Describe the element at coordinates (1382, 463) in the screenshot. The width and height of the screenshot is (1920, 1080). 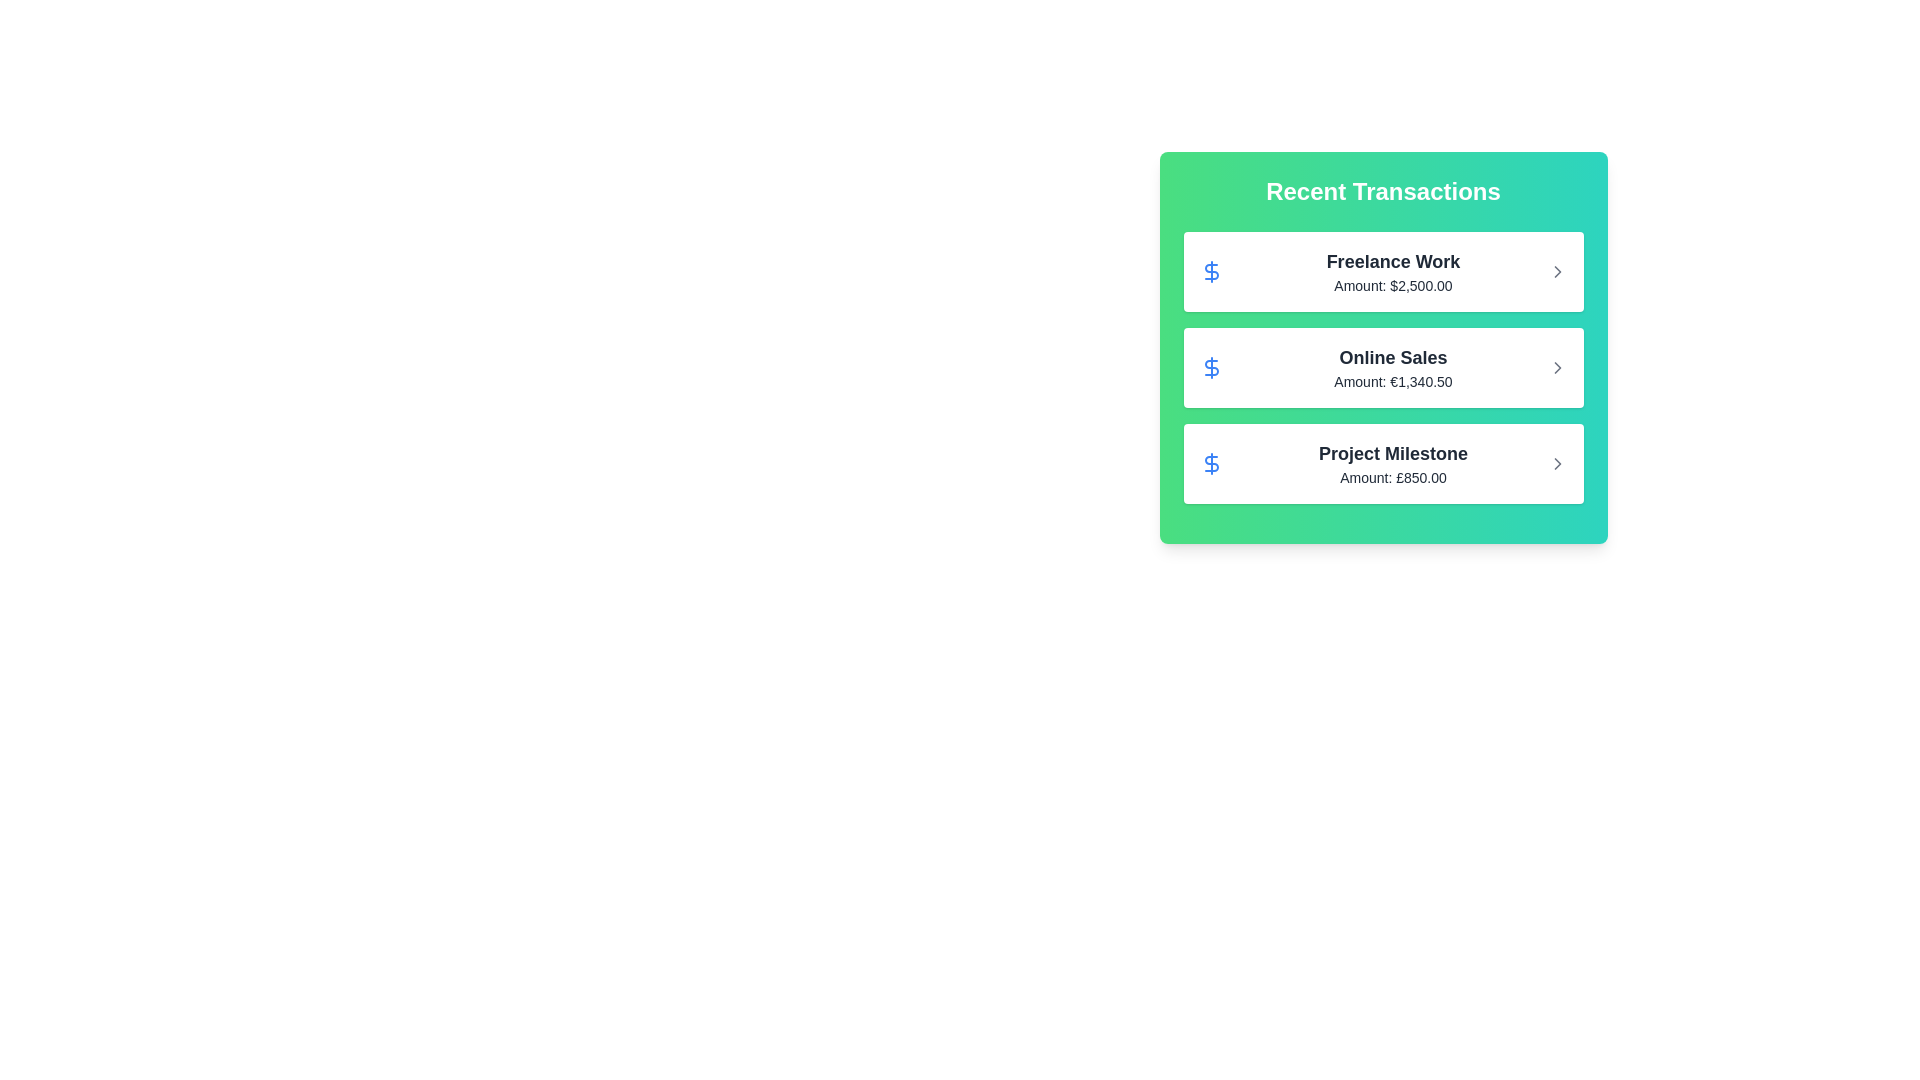
I see `the transaction entry for the project milestone worth £850` at that location.